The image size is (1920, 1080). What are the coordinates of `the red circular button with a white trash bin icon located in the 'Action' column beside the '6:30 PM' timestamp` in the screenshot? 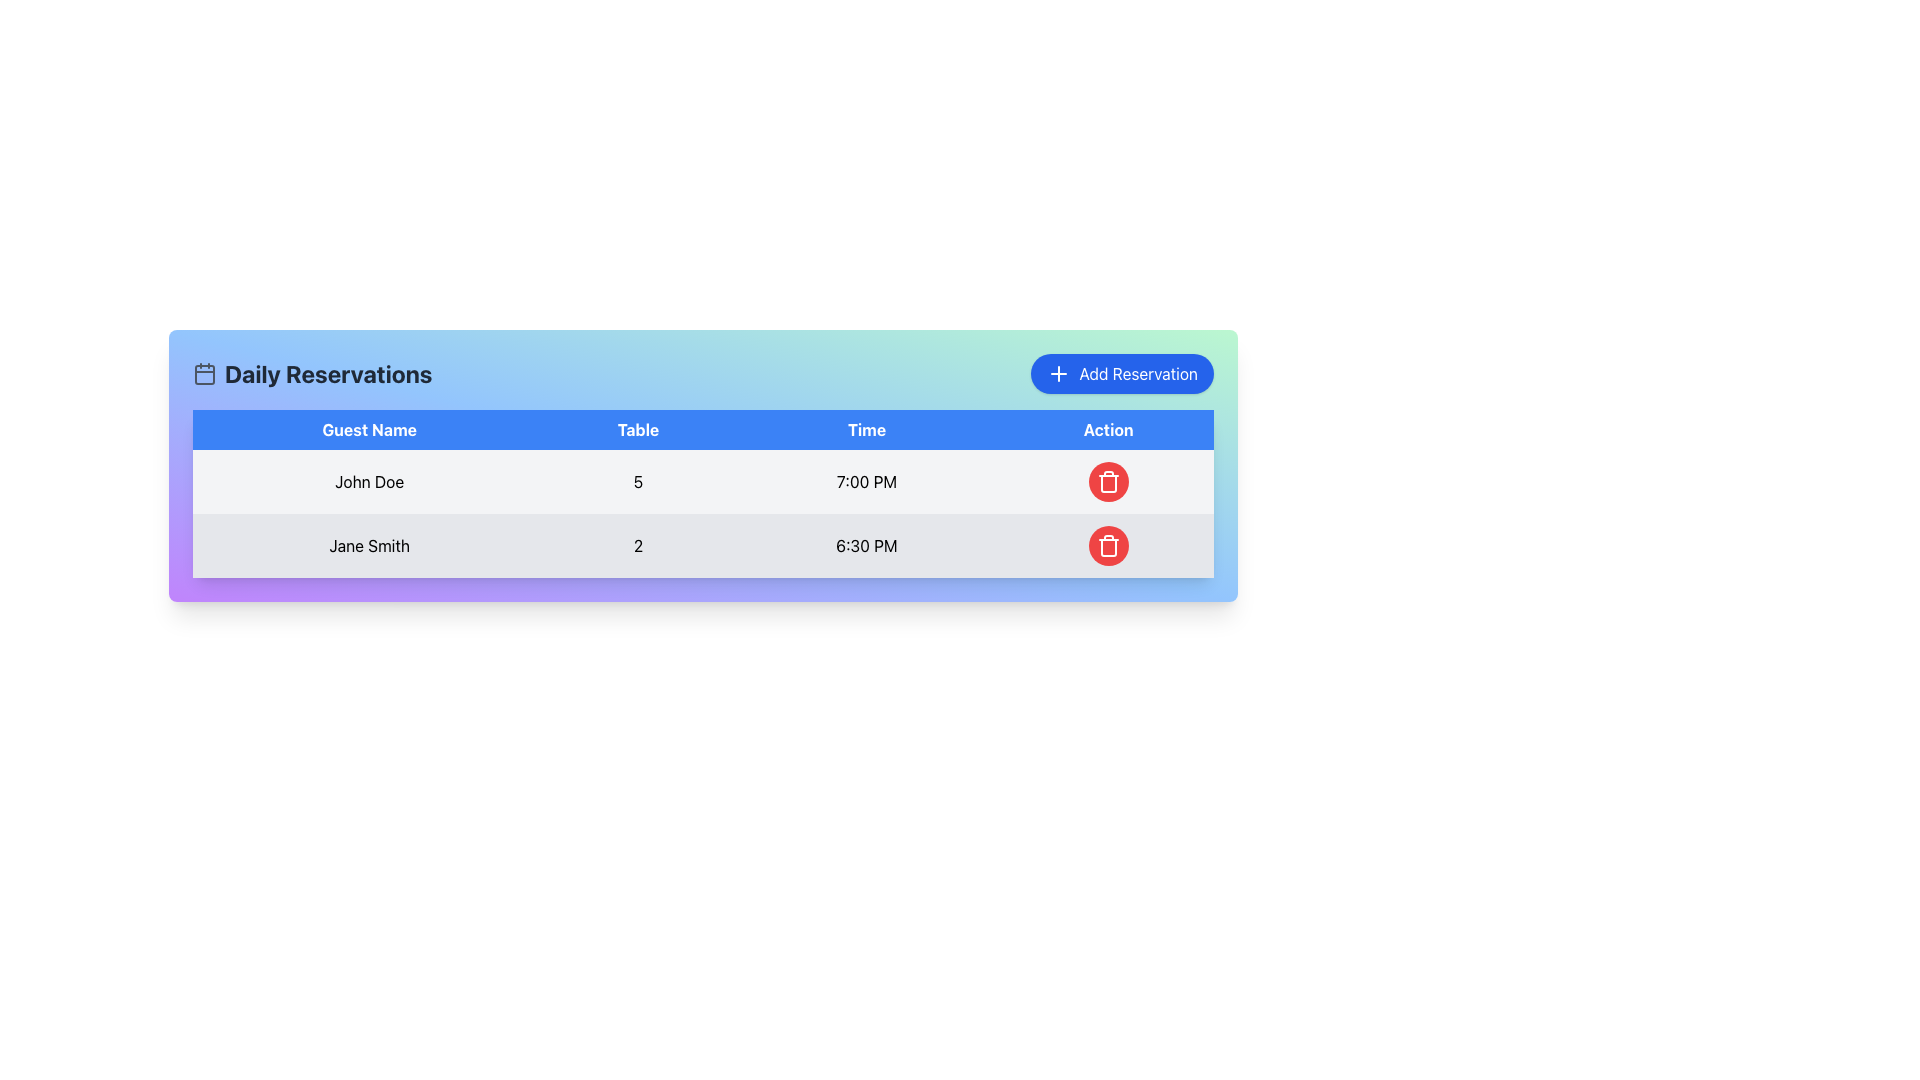 It's located at (1107, 546).